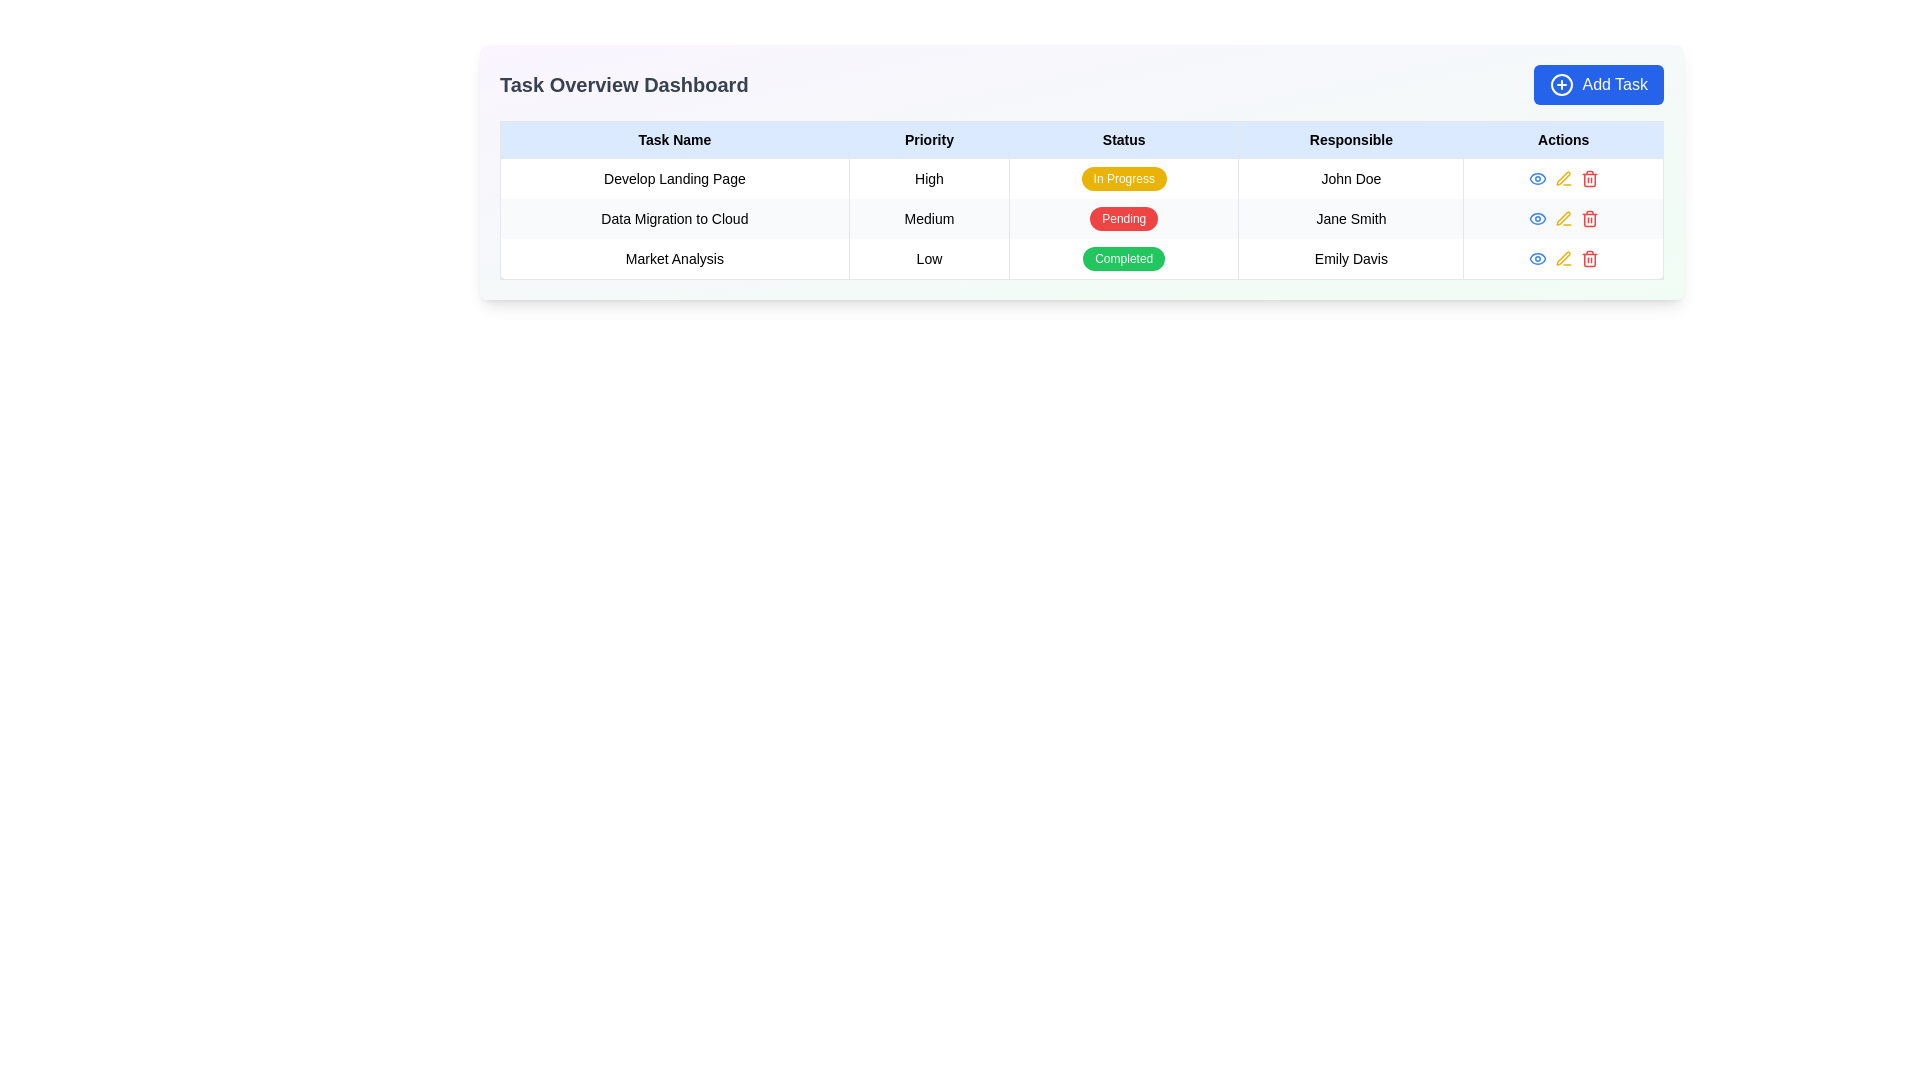 This screenshot has width=1920, height=1080. I want to click on the text label displaying 'Medium' in the 'Priority' column of the task row titled 'Data Migration to Cloud', so click(928, 219).